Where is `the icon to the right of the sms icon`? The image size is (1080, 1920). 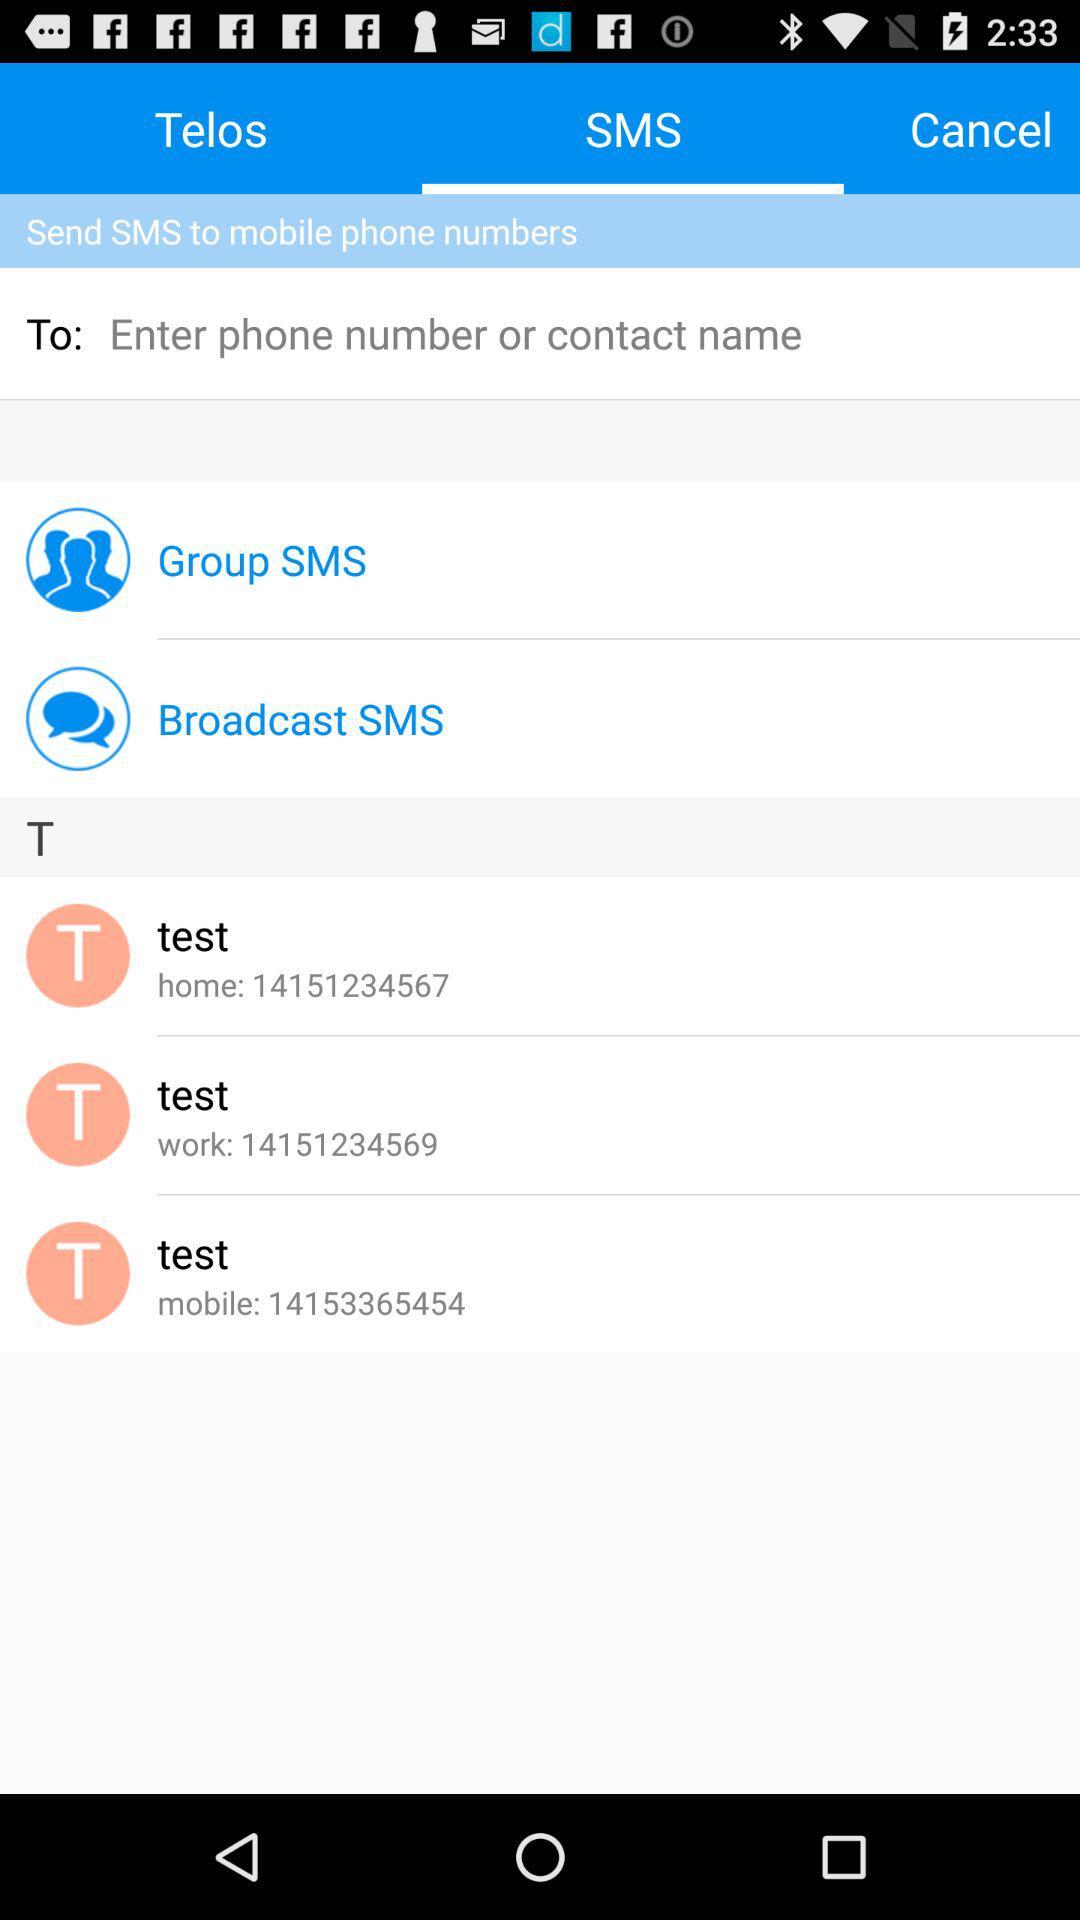
the icon to the right of the sms icon is located at coordinates (980, 127).